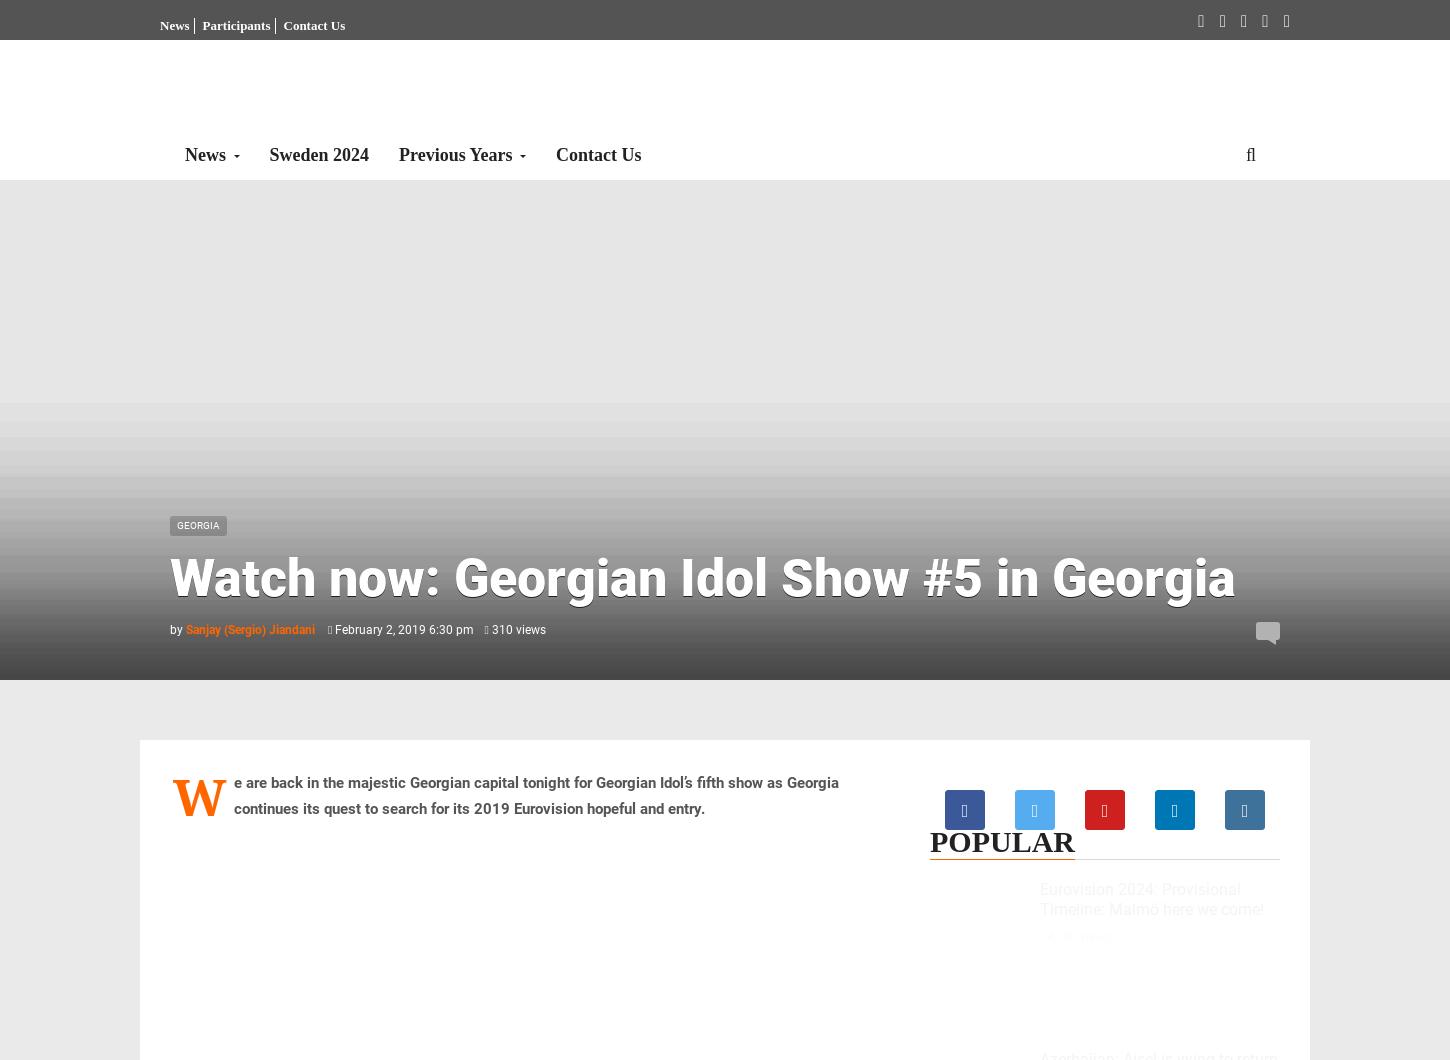 Image resolution: width=1450 pixels, height=1060 pixels. I want to click on 'February 2, 2019 6:30 pm', so click(401, 629).